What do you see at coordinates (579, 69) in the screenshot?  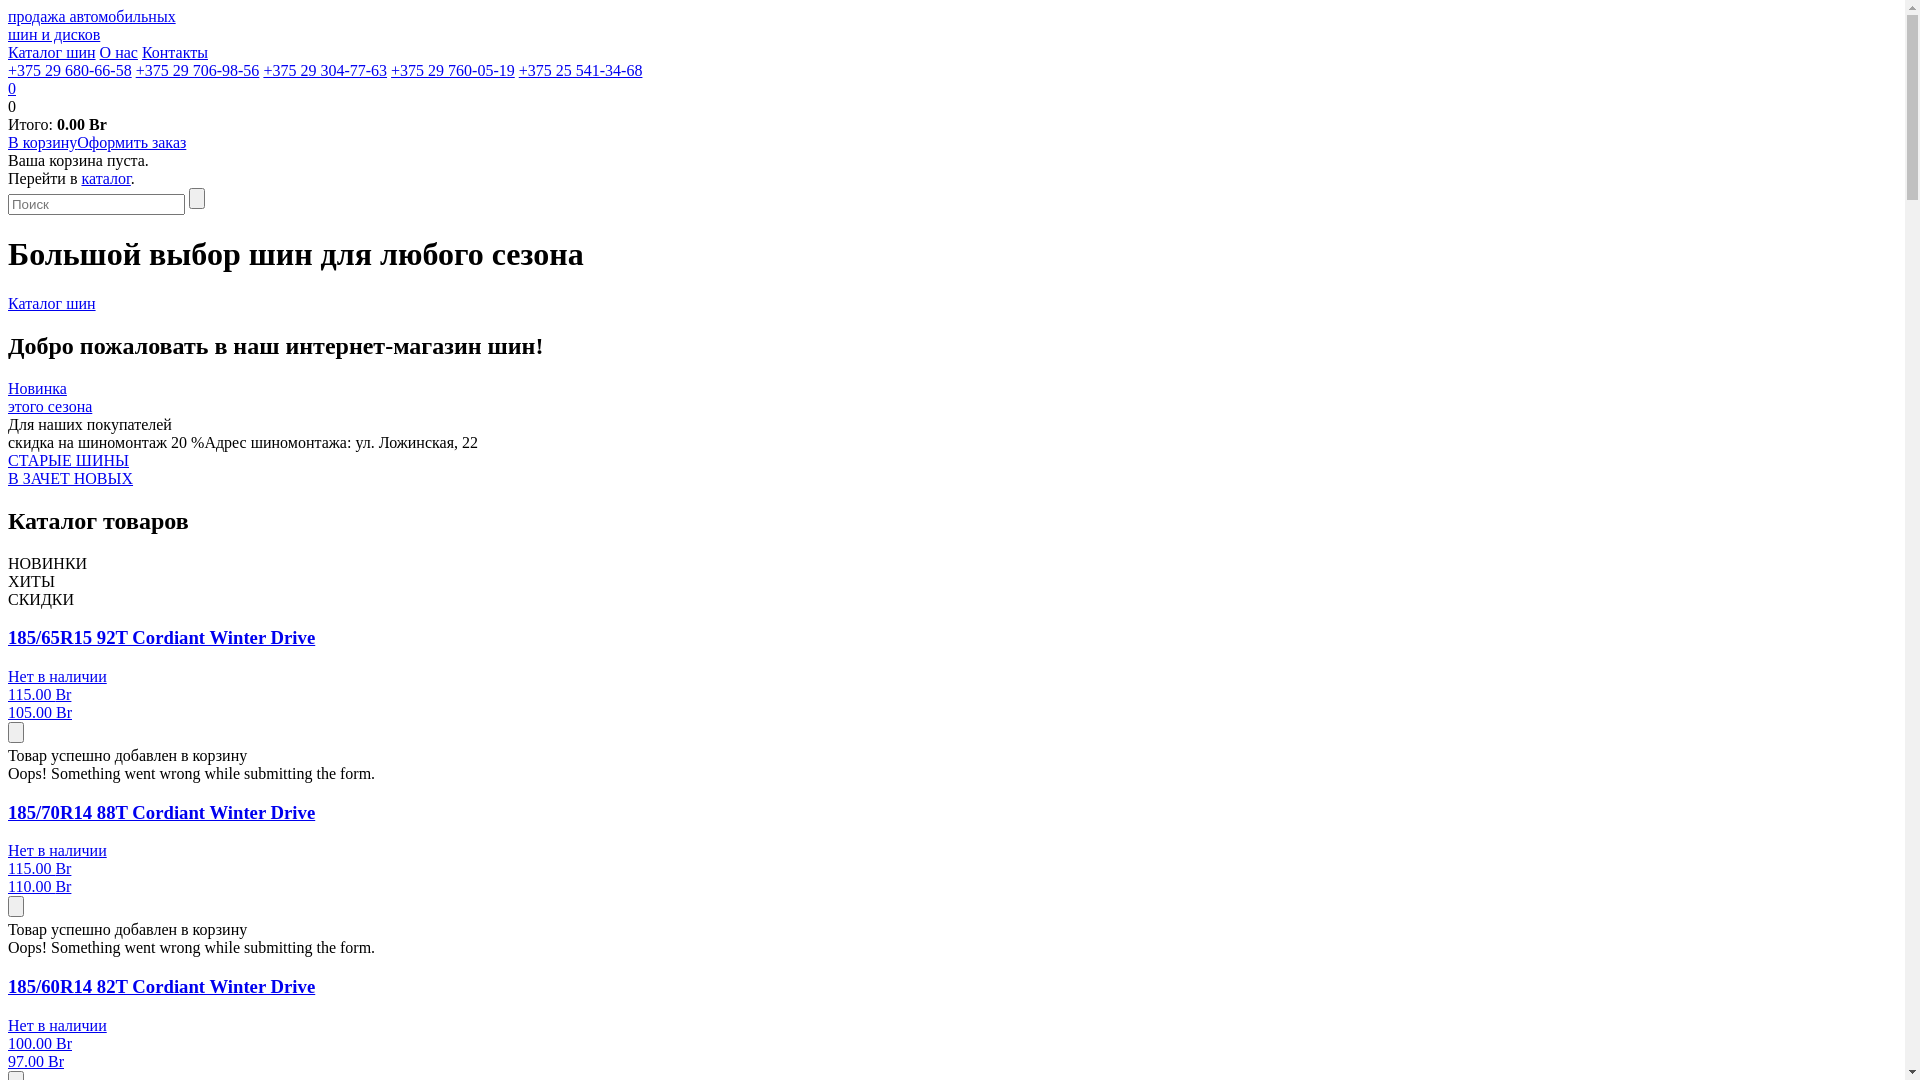 I see `'+375 25 541-34-68'` at bounding box center [579, 69].